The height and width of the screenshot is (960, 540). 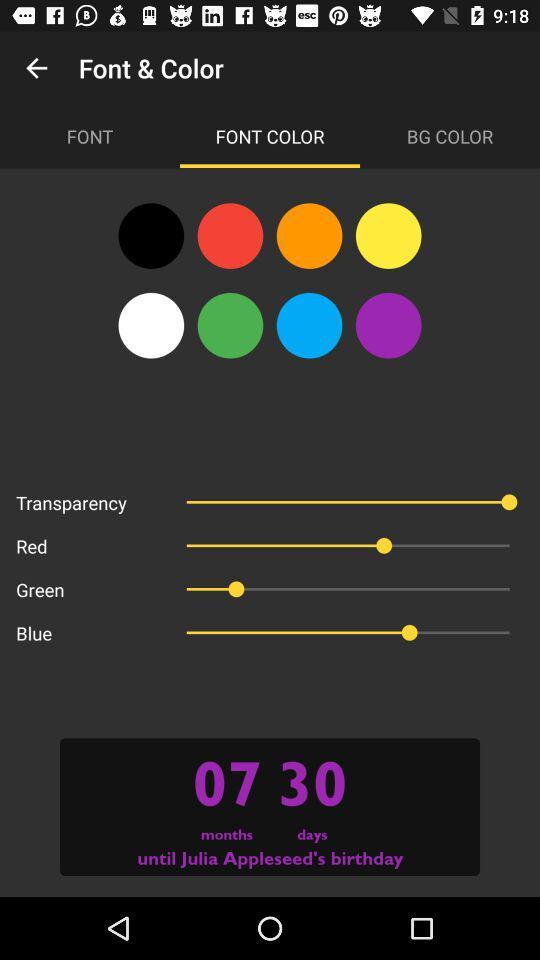 I want to click on icon above the font item, so click(x=36, y=68).